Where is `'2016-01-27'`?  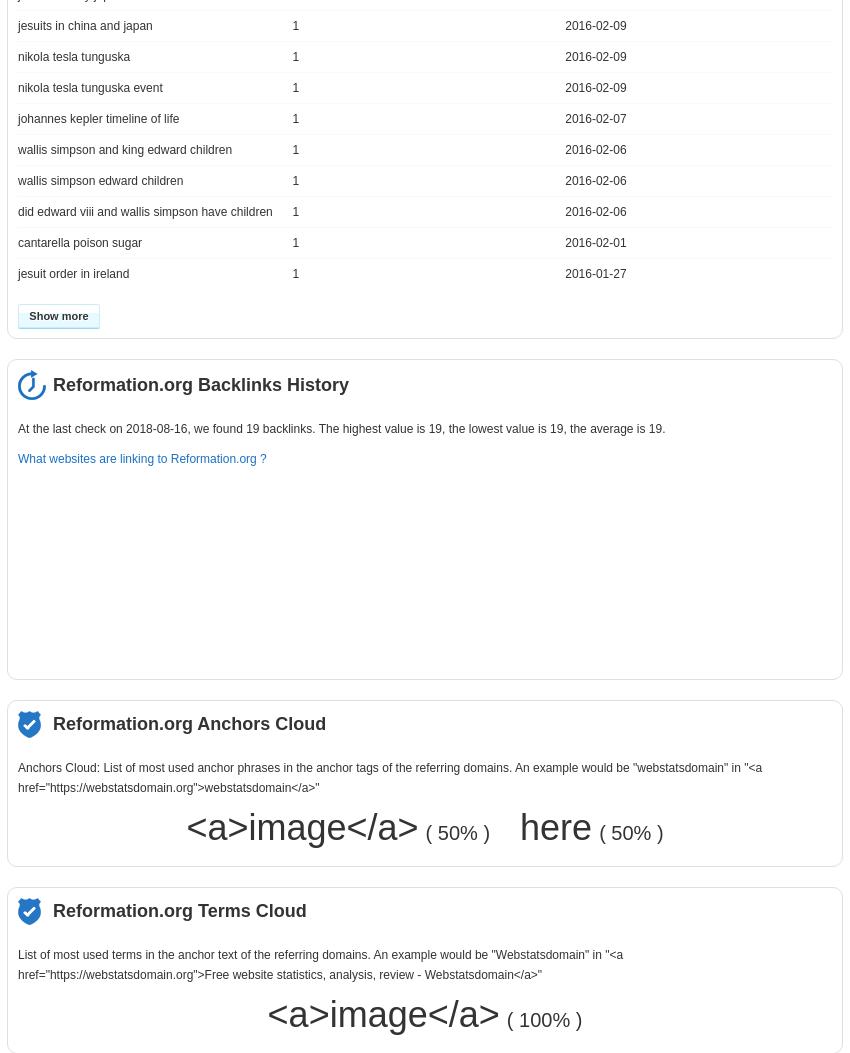 '2016-01-27' is located at coordinates (595, 272).